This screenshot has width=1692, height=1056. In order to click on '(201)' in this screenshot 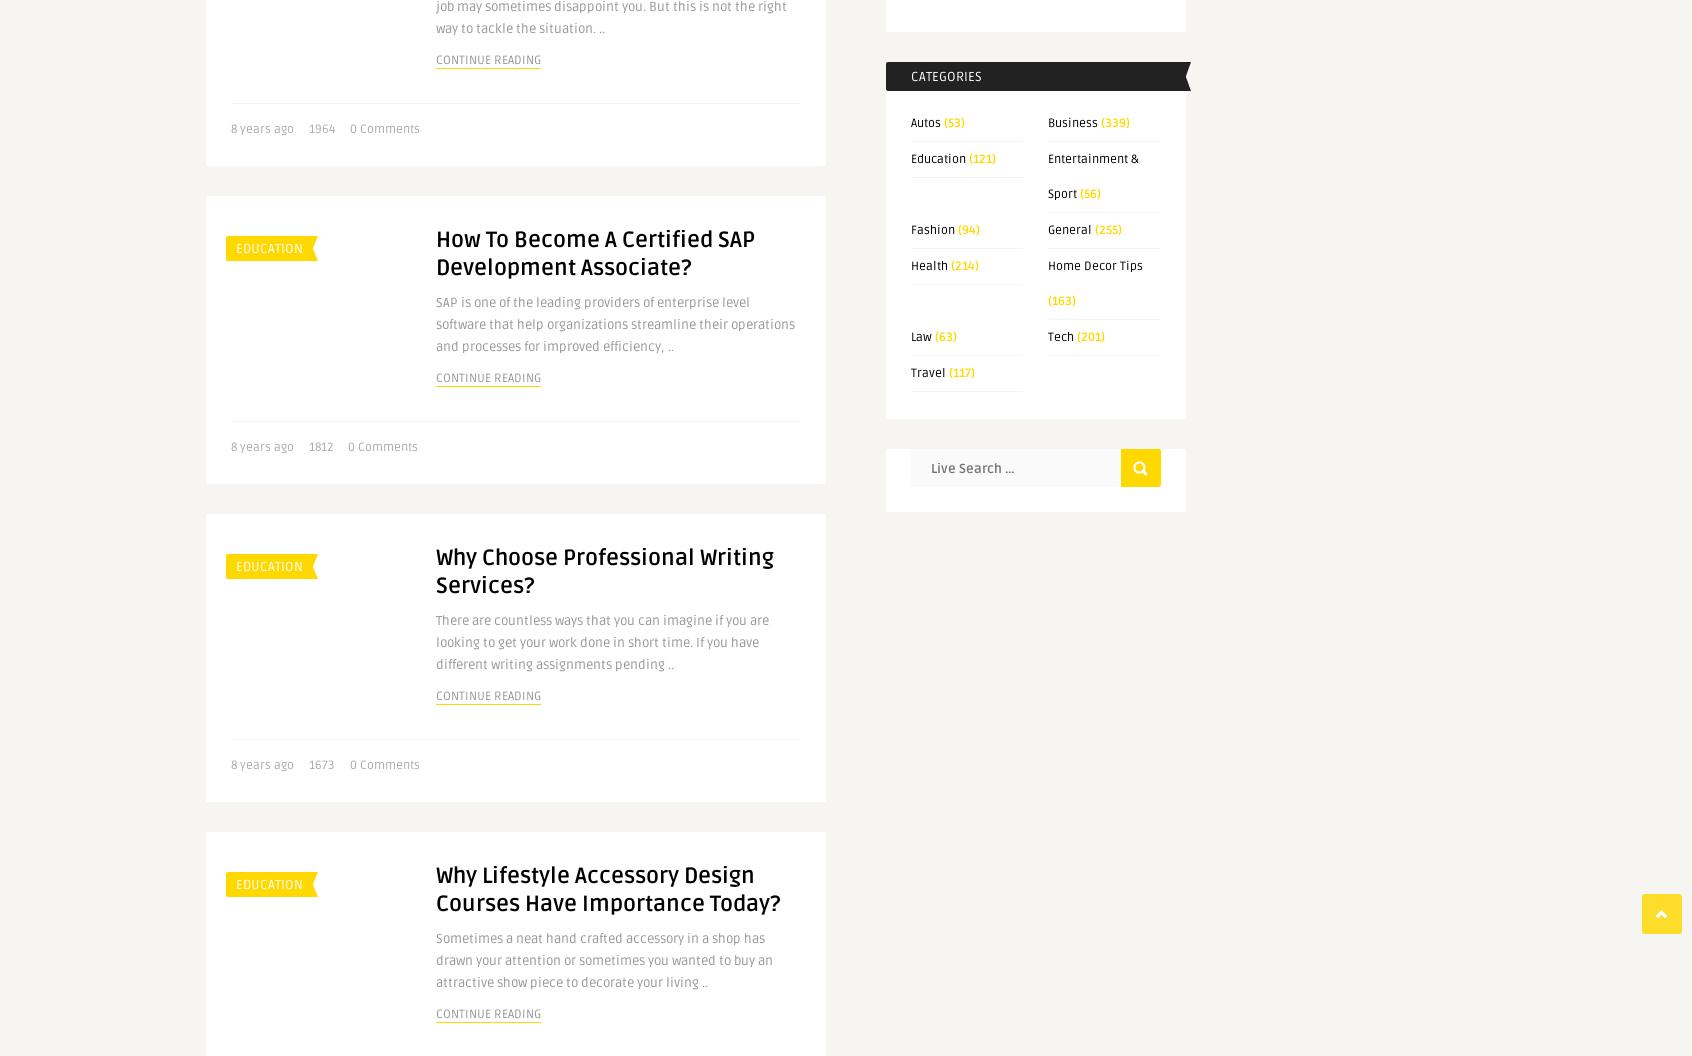, I will do `click(1089, 336)`.